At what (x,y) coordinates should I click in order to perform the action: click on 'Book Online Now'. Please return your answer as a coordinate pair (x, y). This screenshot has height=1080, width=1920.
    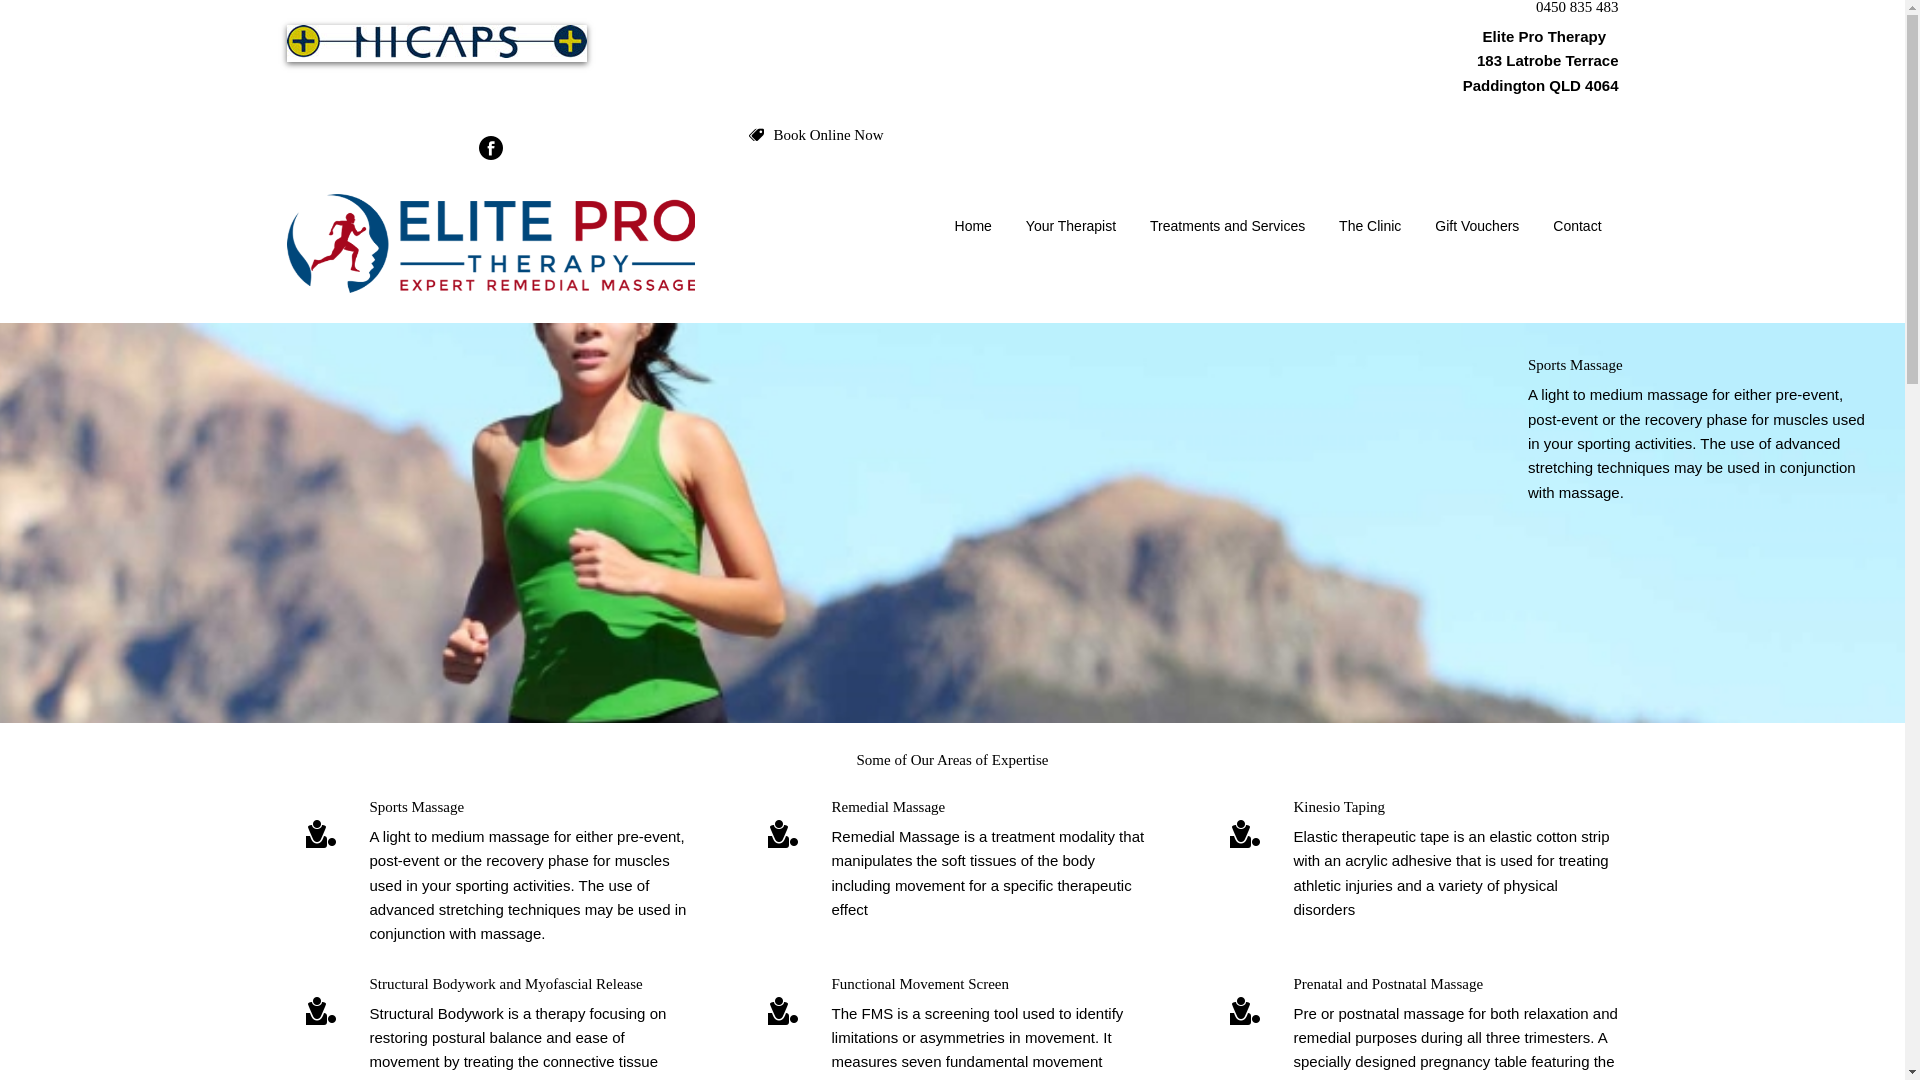
    Looking at the image, I should click on (829, 135).